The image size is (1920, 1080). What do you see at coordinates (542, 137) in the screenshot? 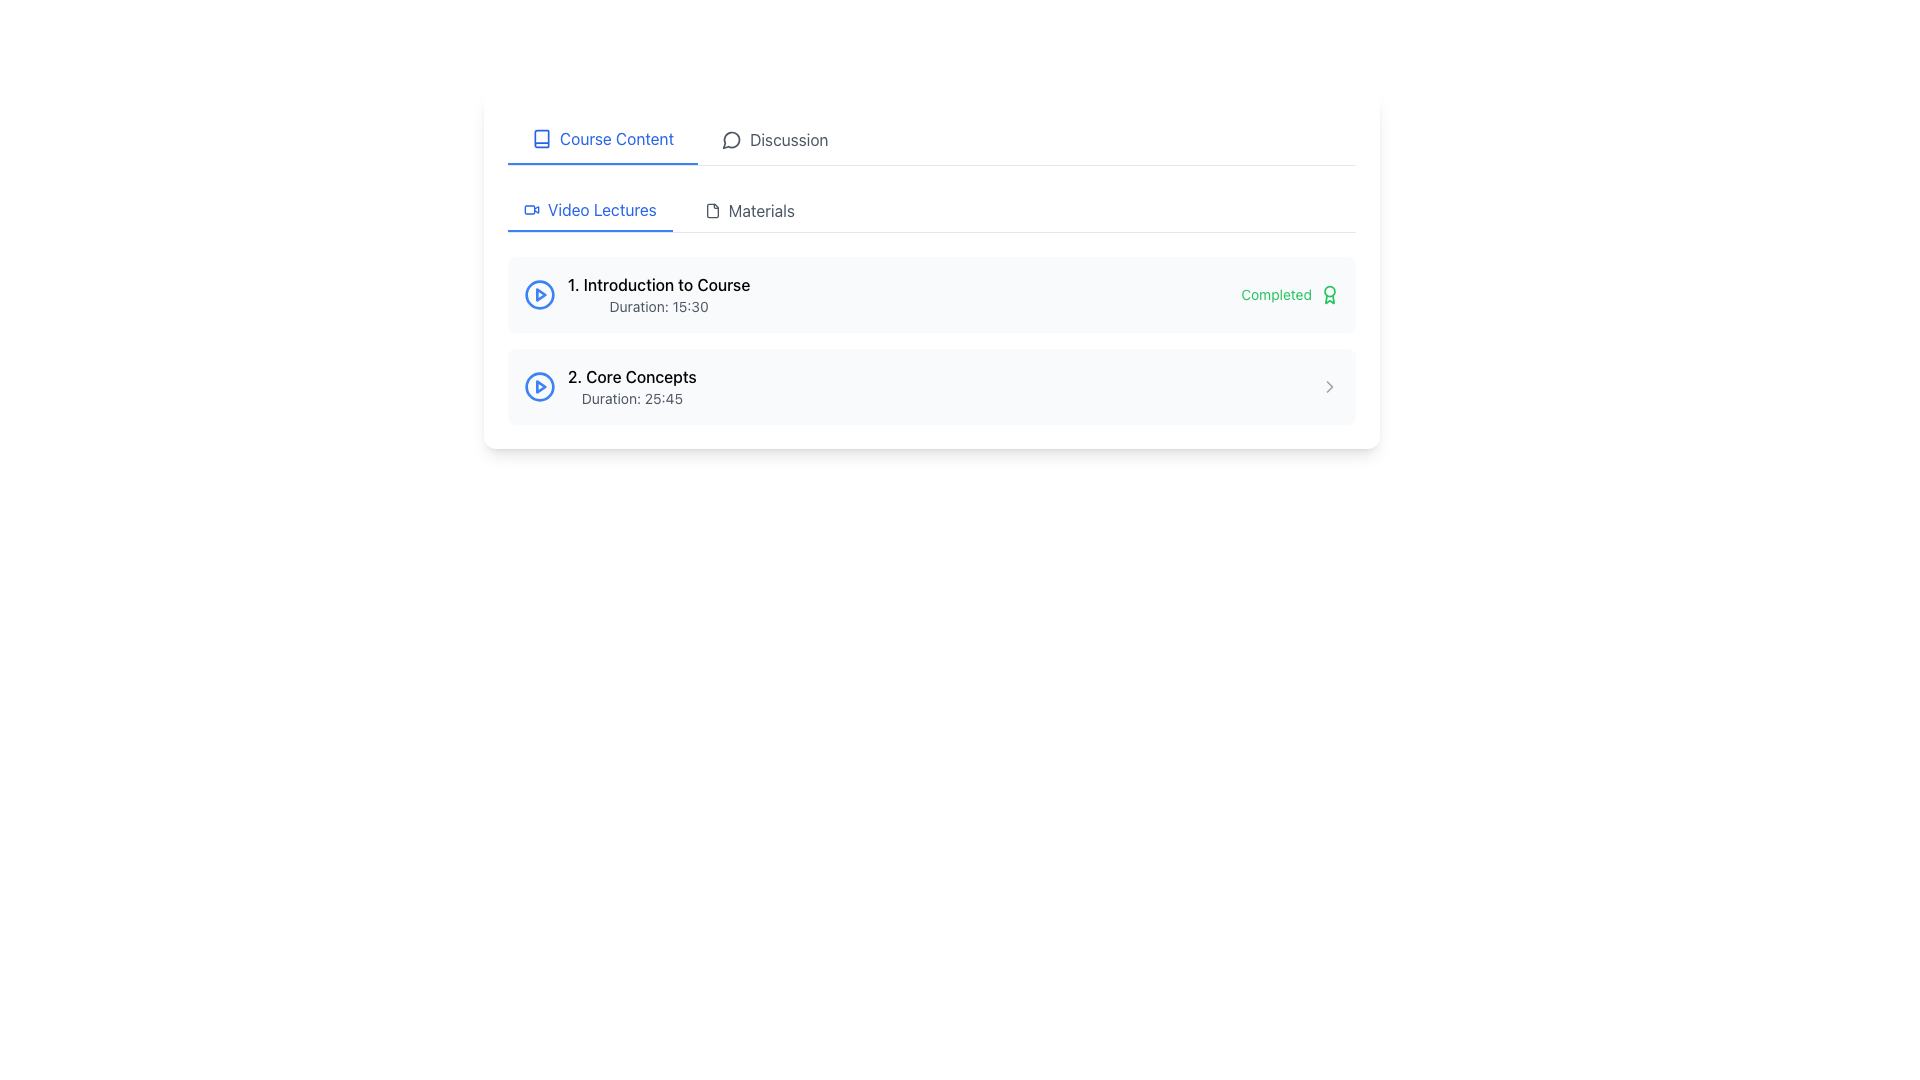
I see `the SVG book icon located to the left of the 'Course Content' text in the header section tab` at bounding box center [542, 137].